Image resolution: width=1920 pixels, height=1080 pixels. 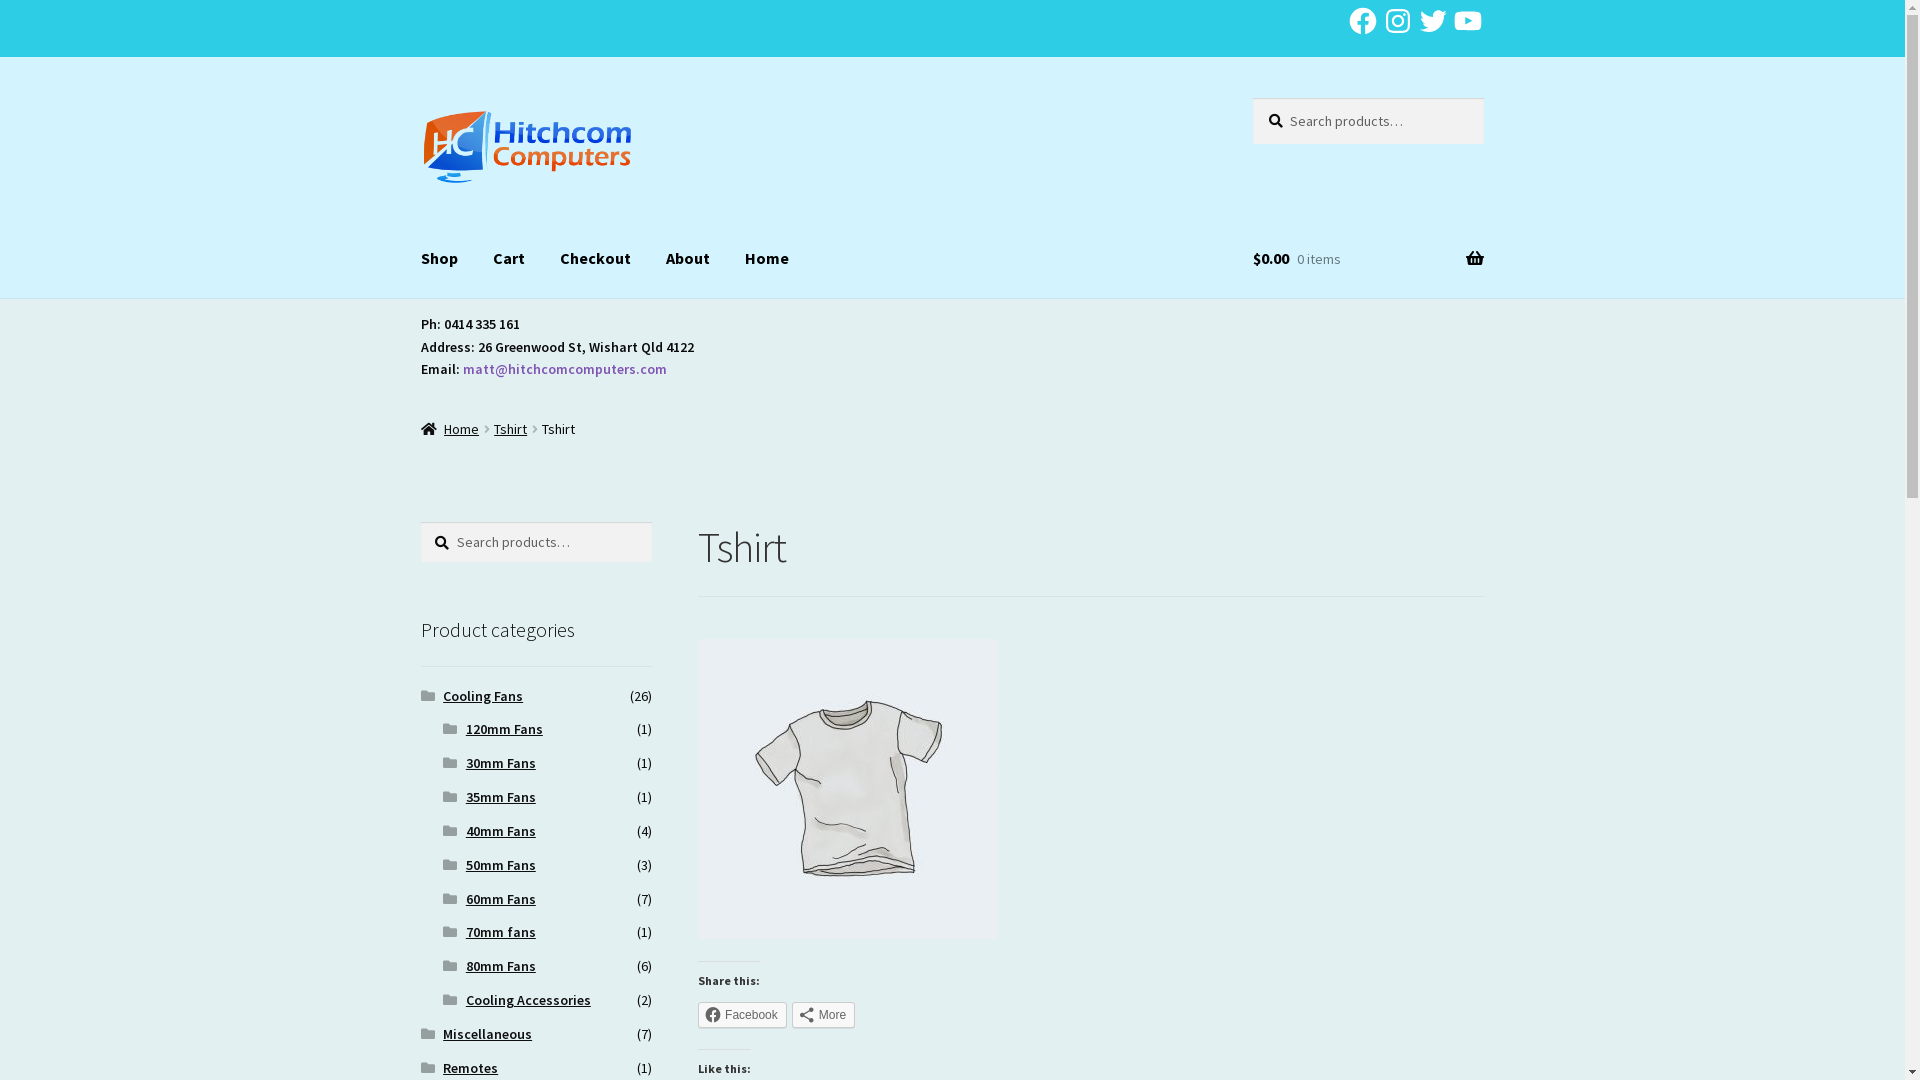 What do you see at coordinates (441, 1033) in the screenshot?
I see `'Miscellaneous'` at bounding box center [441, 1033].